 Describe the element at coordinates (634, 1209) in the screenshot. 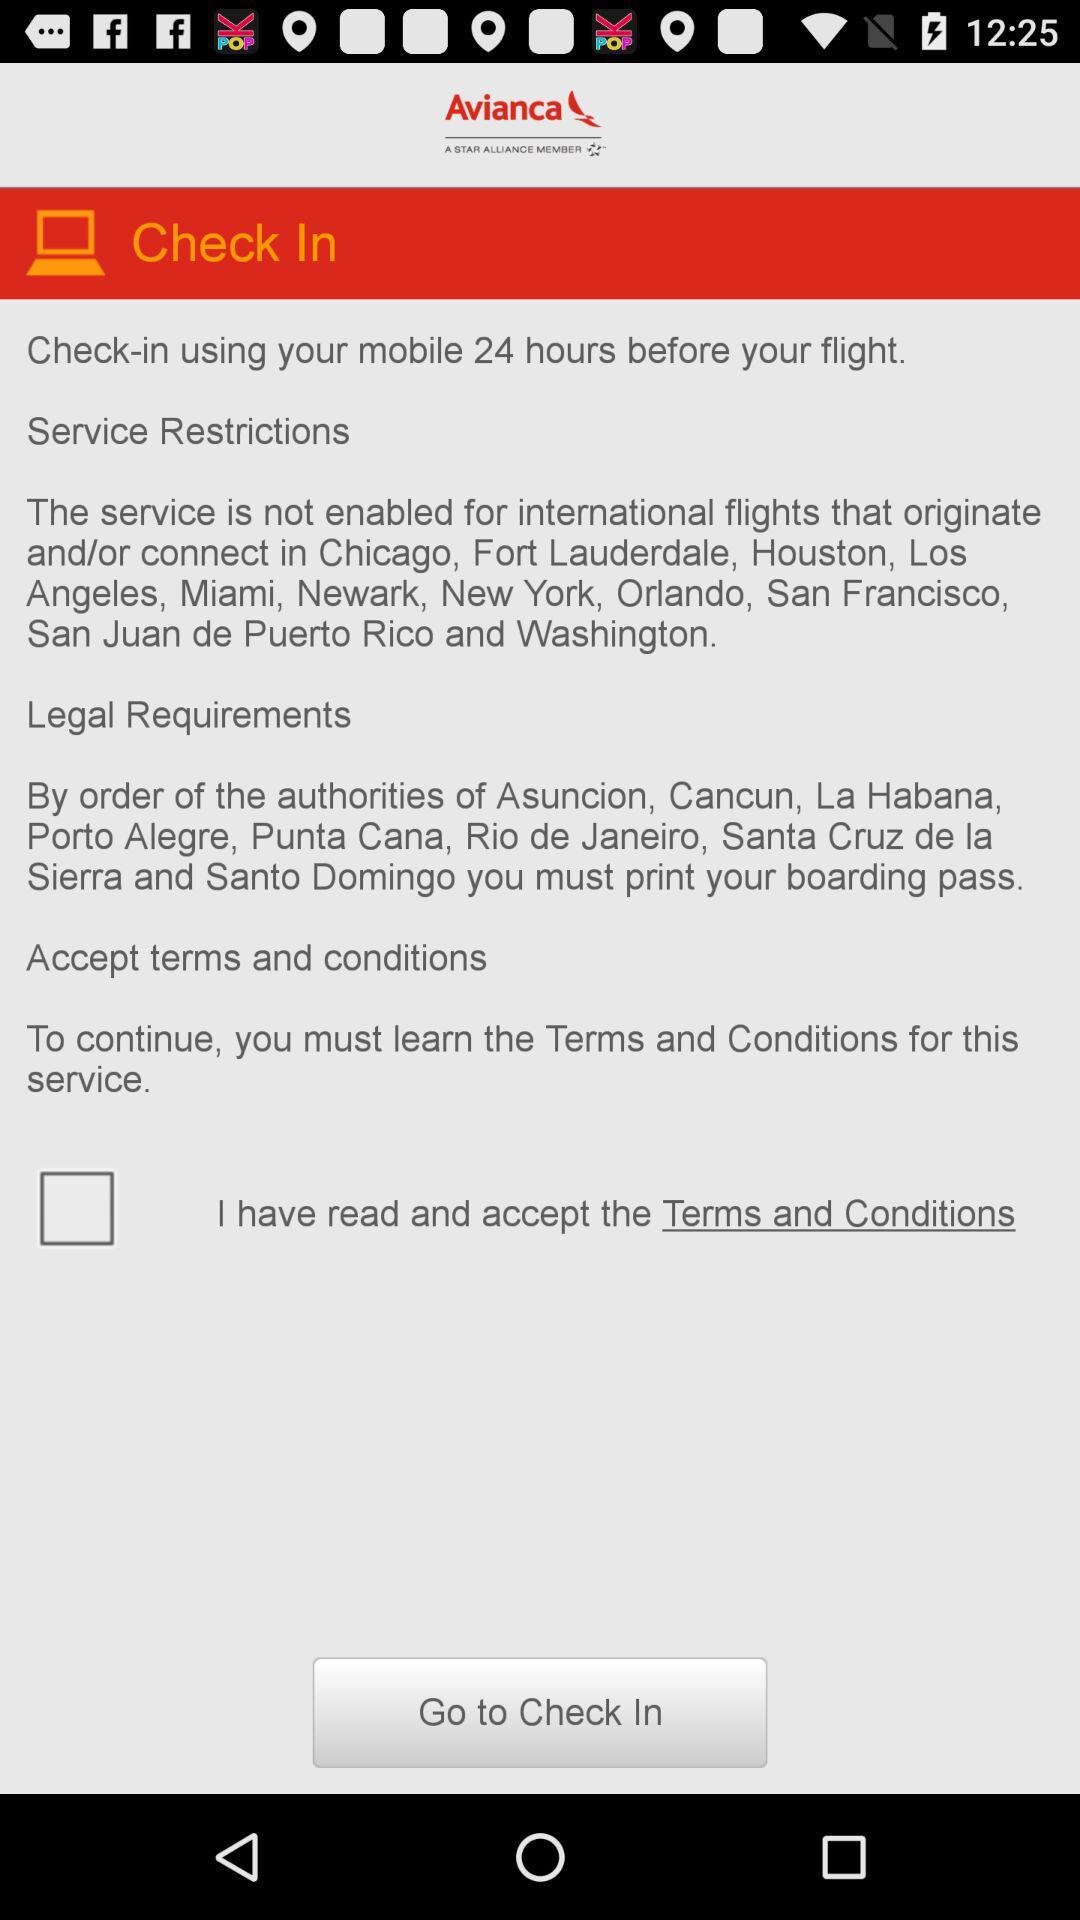

I see `i have read app` at that location.